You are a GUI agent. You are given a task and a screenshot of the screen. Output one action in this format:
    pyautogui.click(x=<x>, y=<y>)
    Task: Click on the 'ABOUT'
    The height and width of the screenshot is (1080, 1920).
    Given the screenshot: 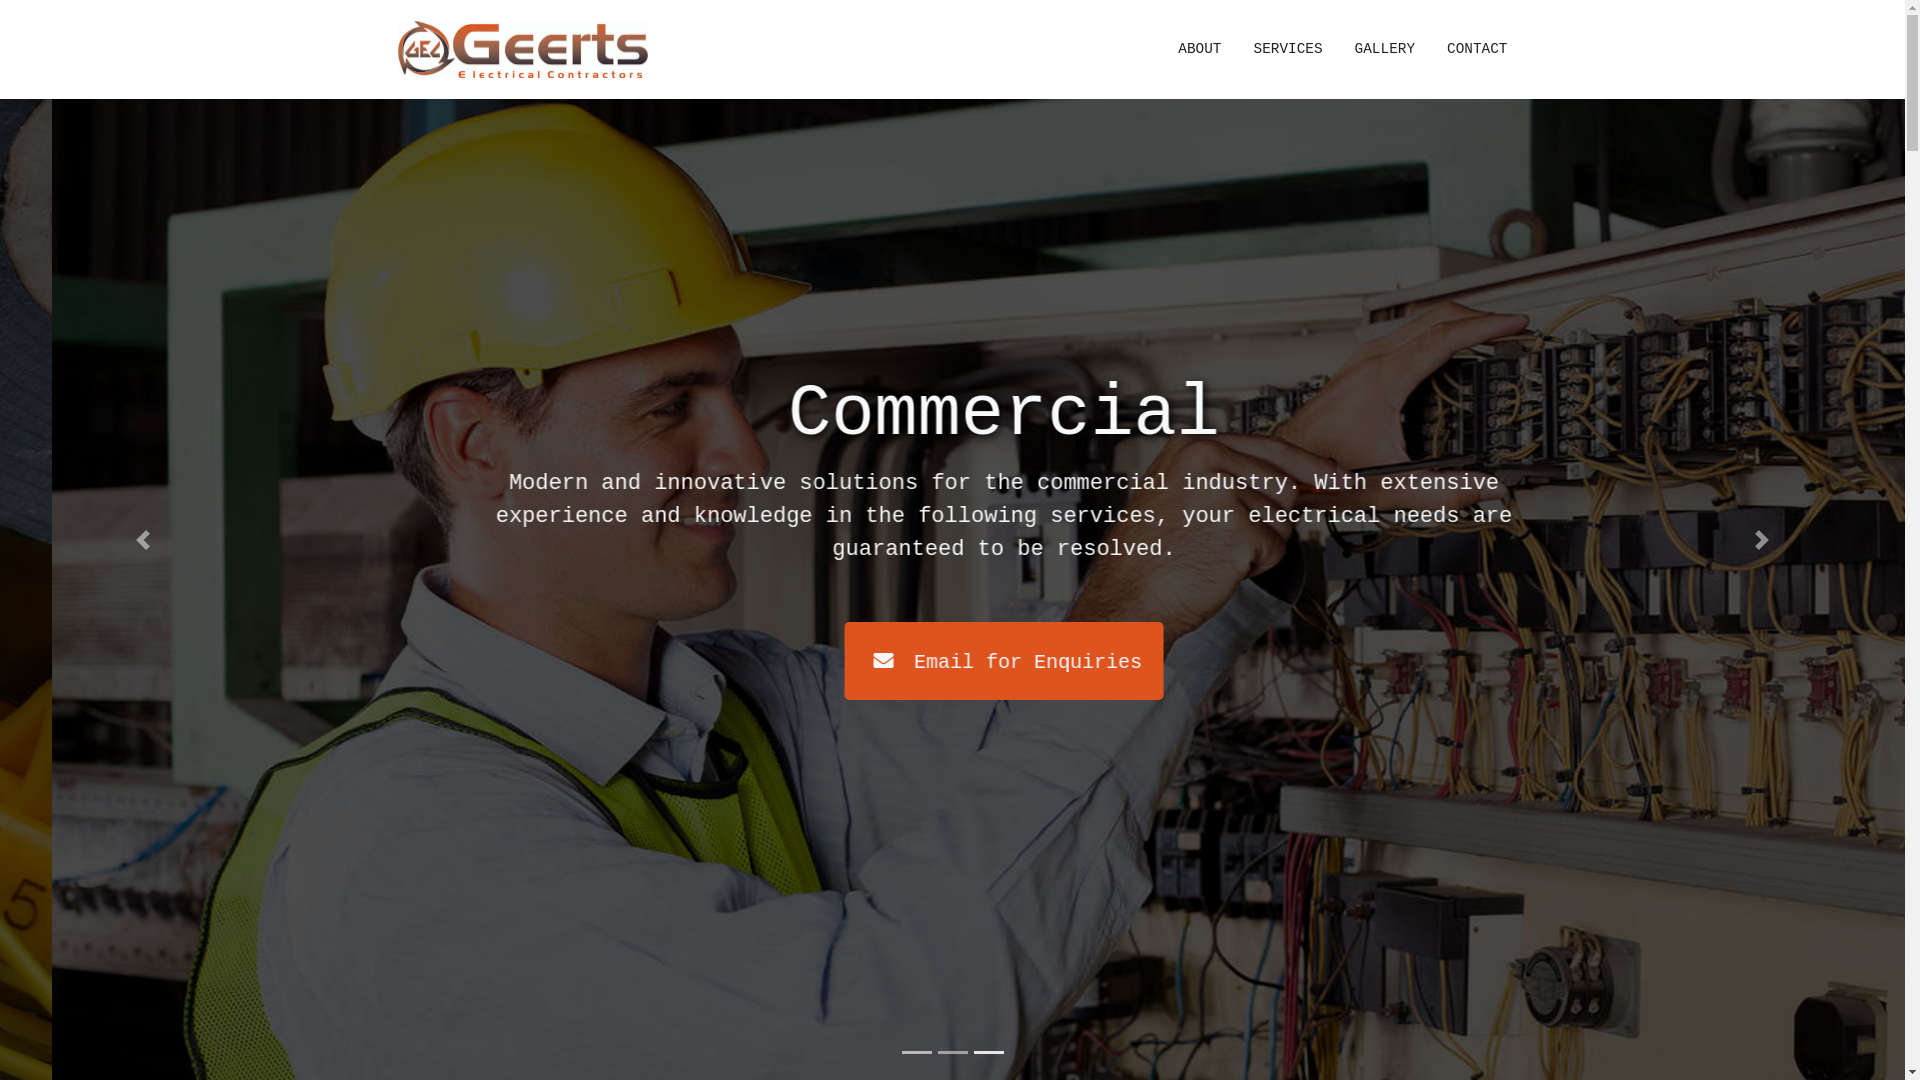 What is the action you would take?
    pyautogui.click(x=1199, y=49)
    